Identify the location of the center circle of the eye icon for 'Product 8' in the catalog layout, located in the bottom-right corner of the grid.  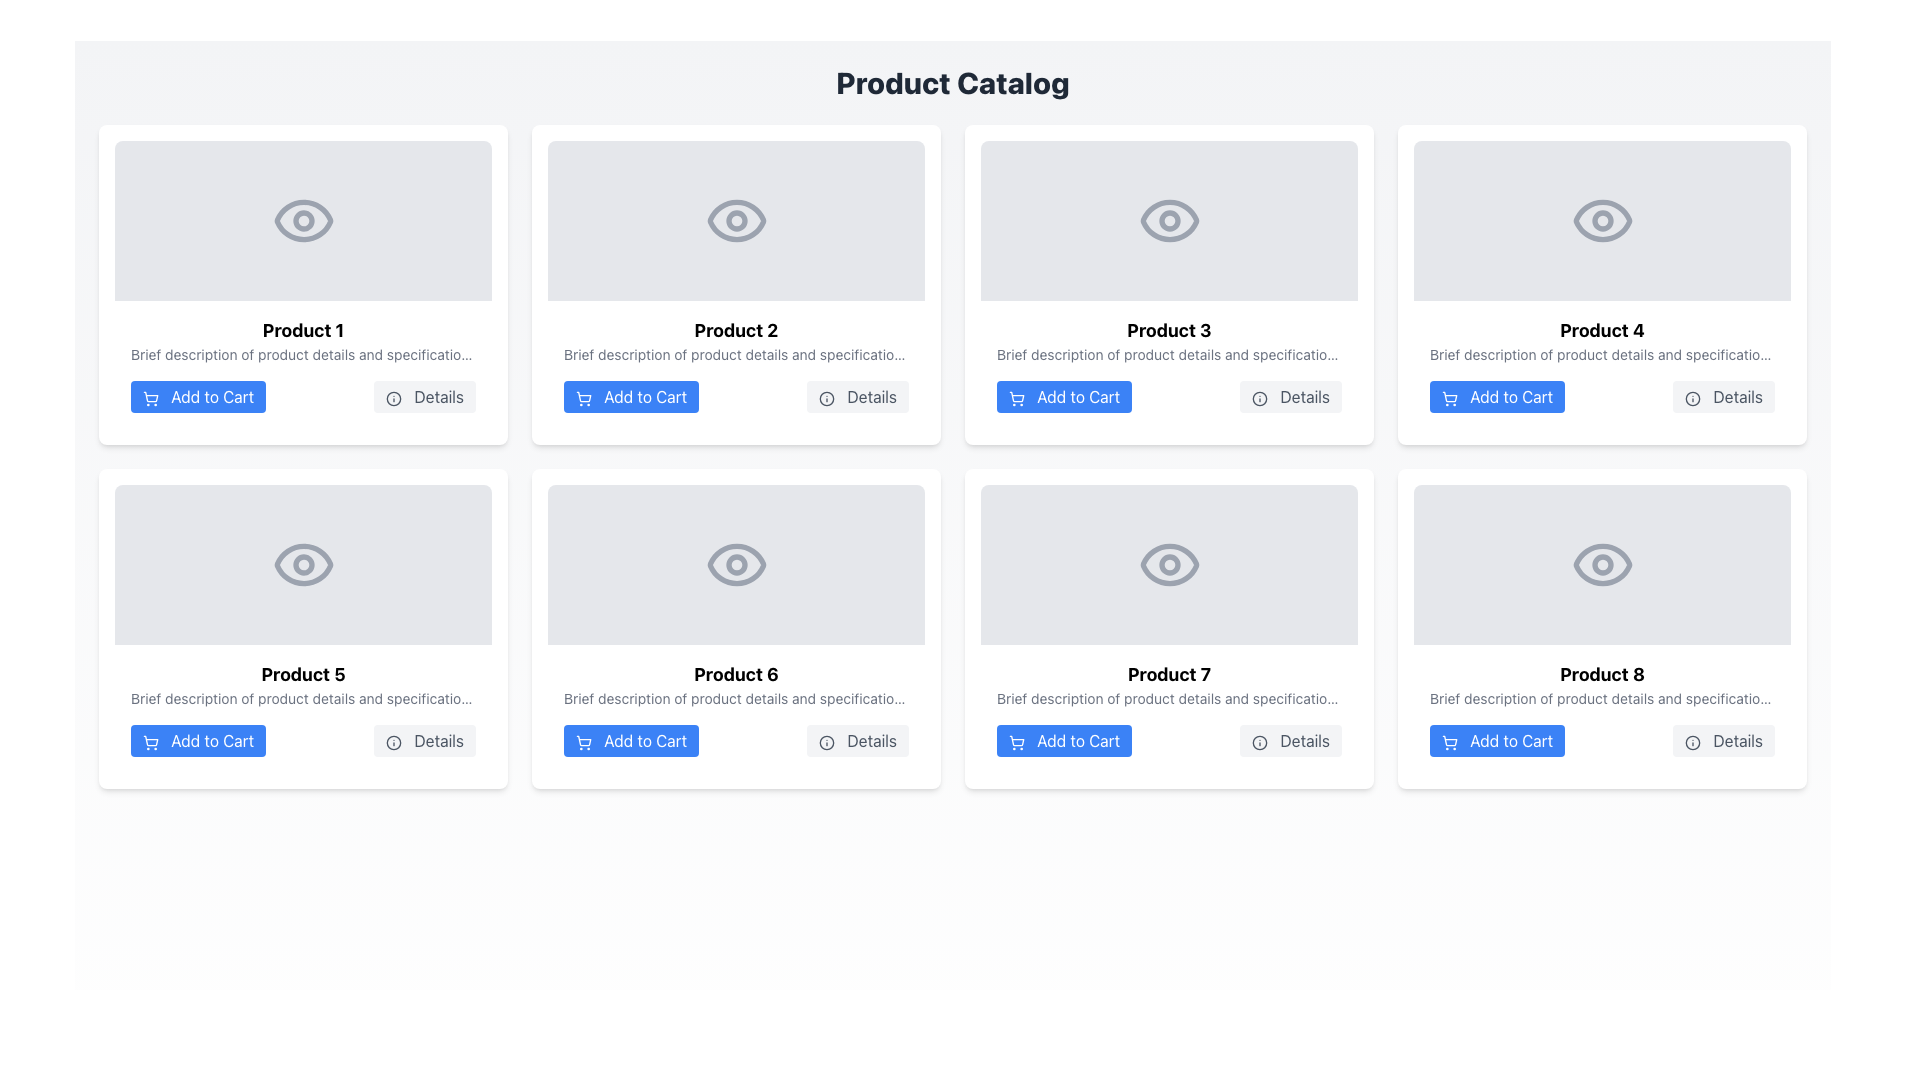
(1602, 564).